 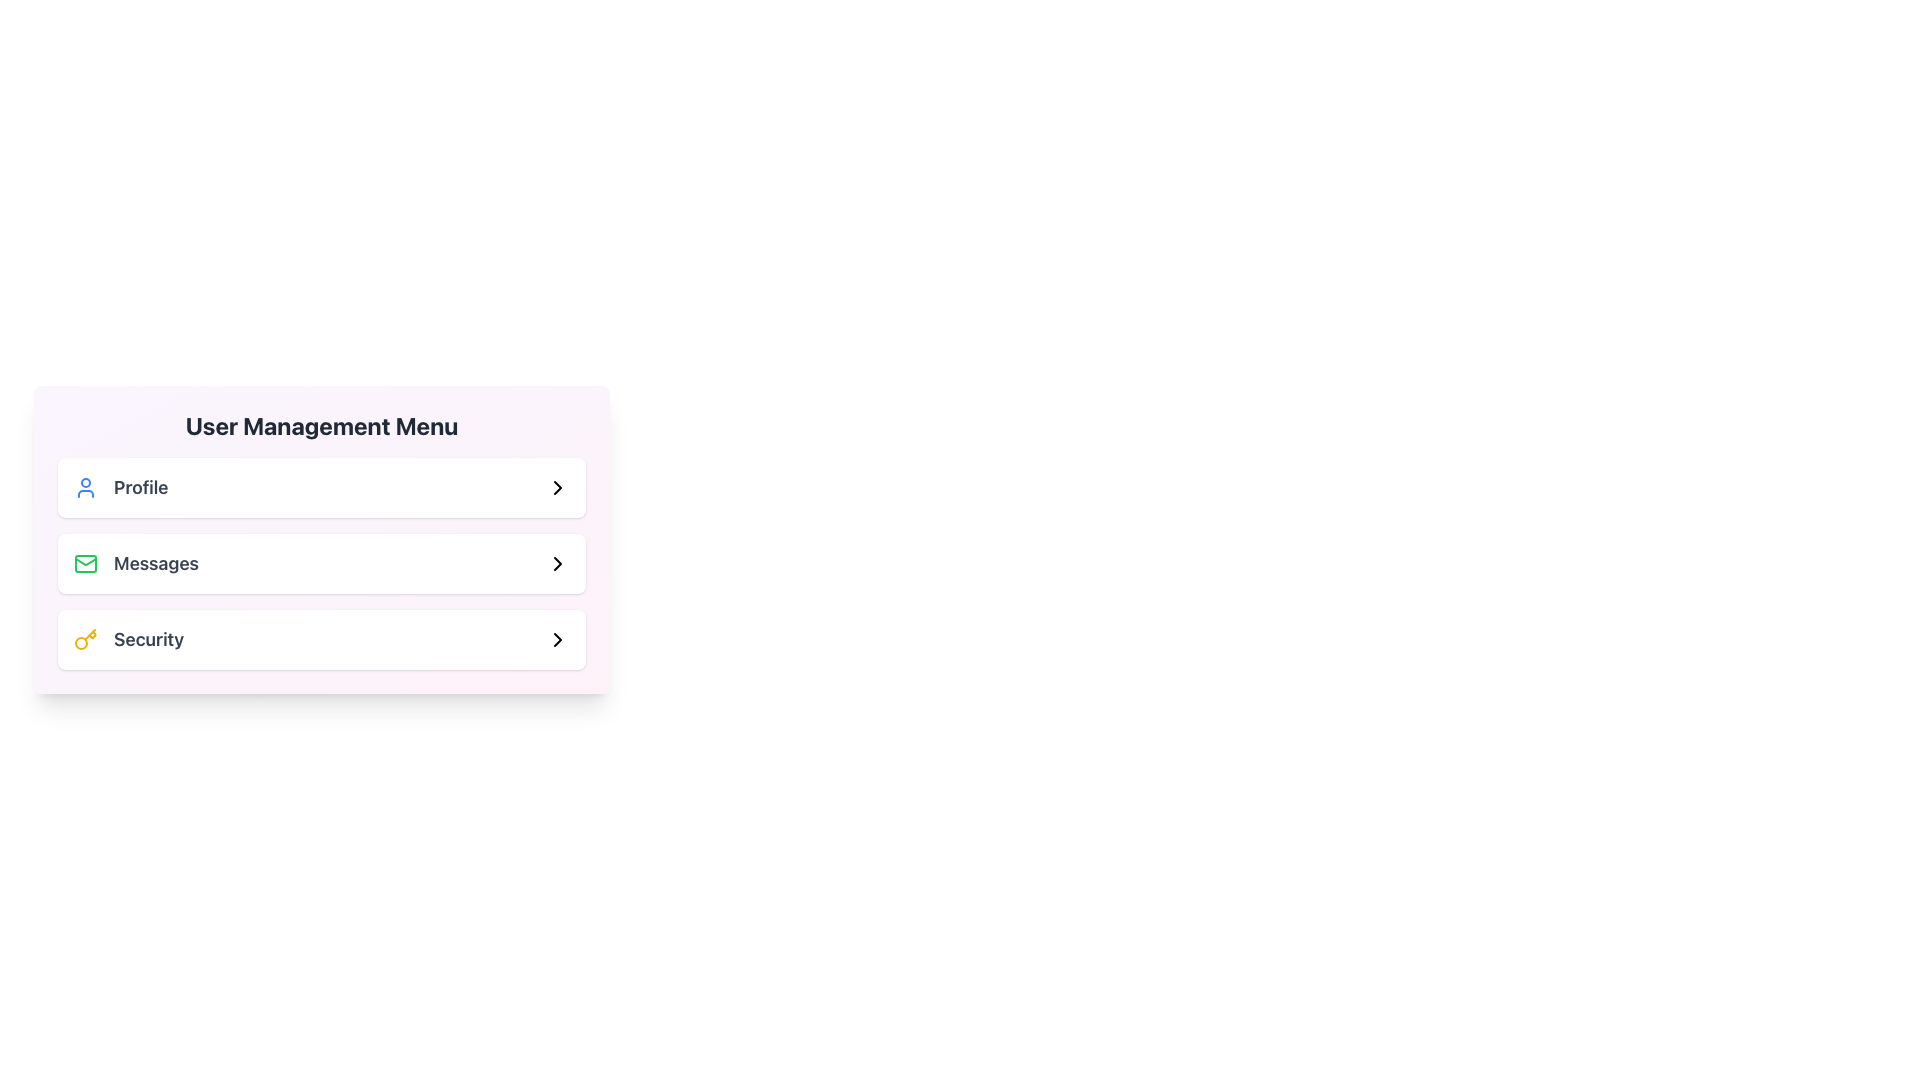 I want to click on the 'Security' menu item located in the User Management Menu, so click(x=128, y=640).